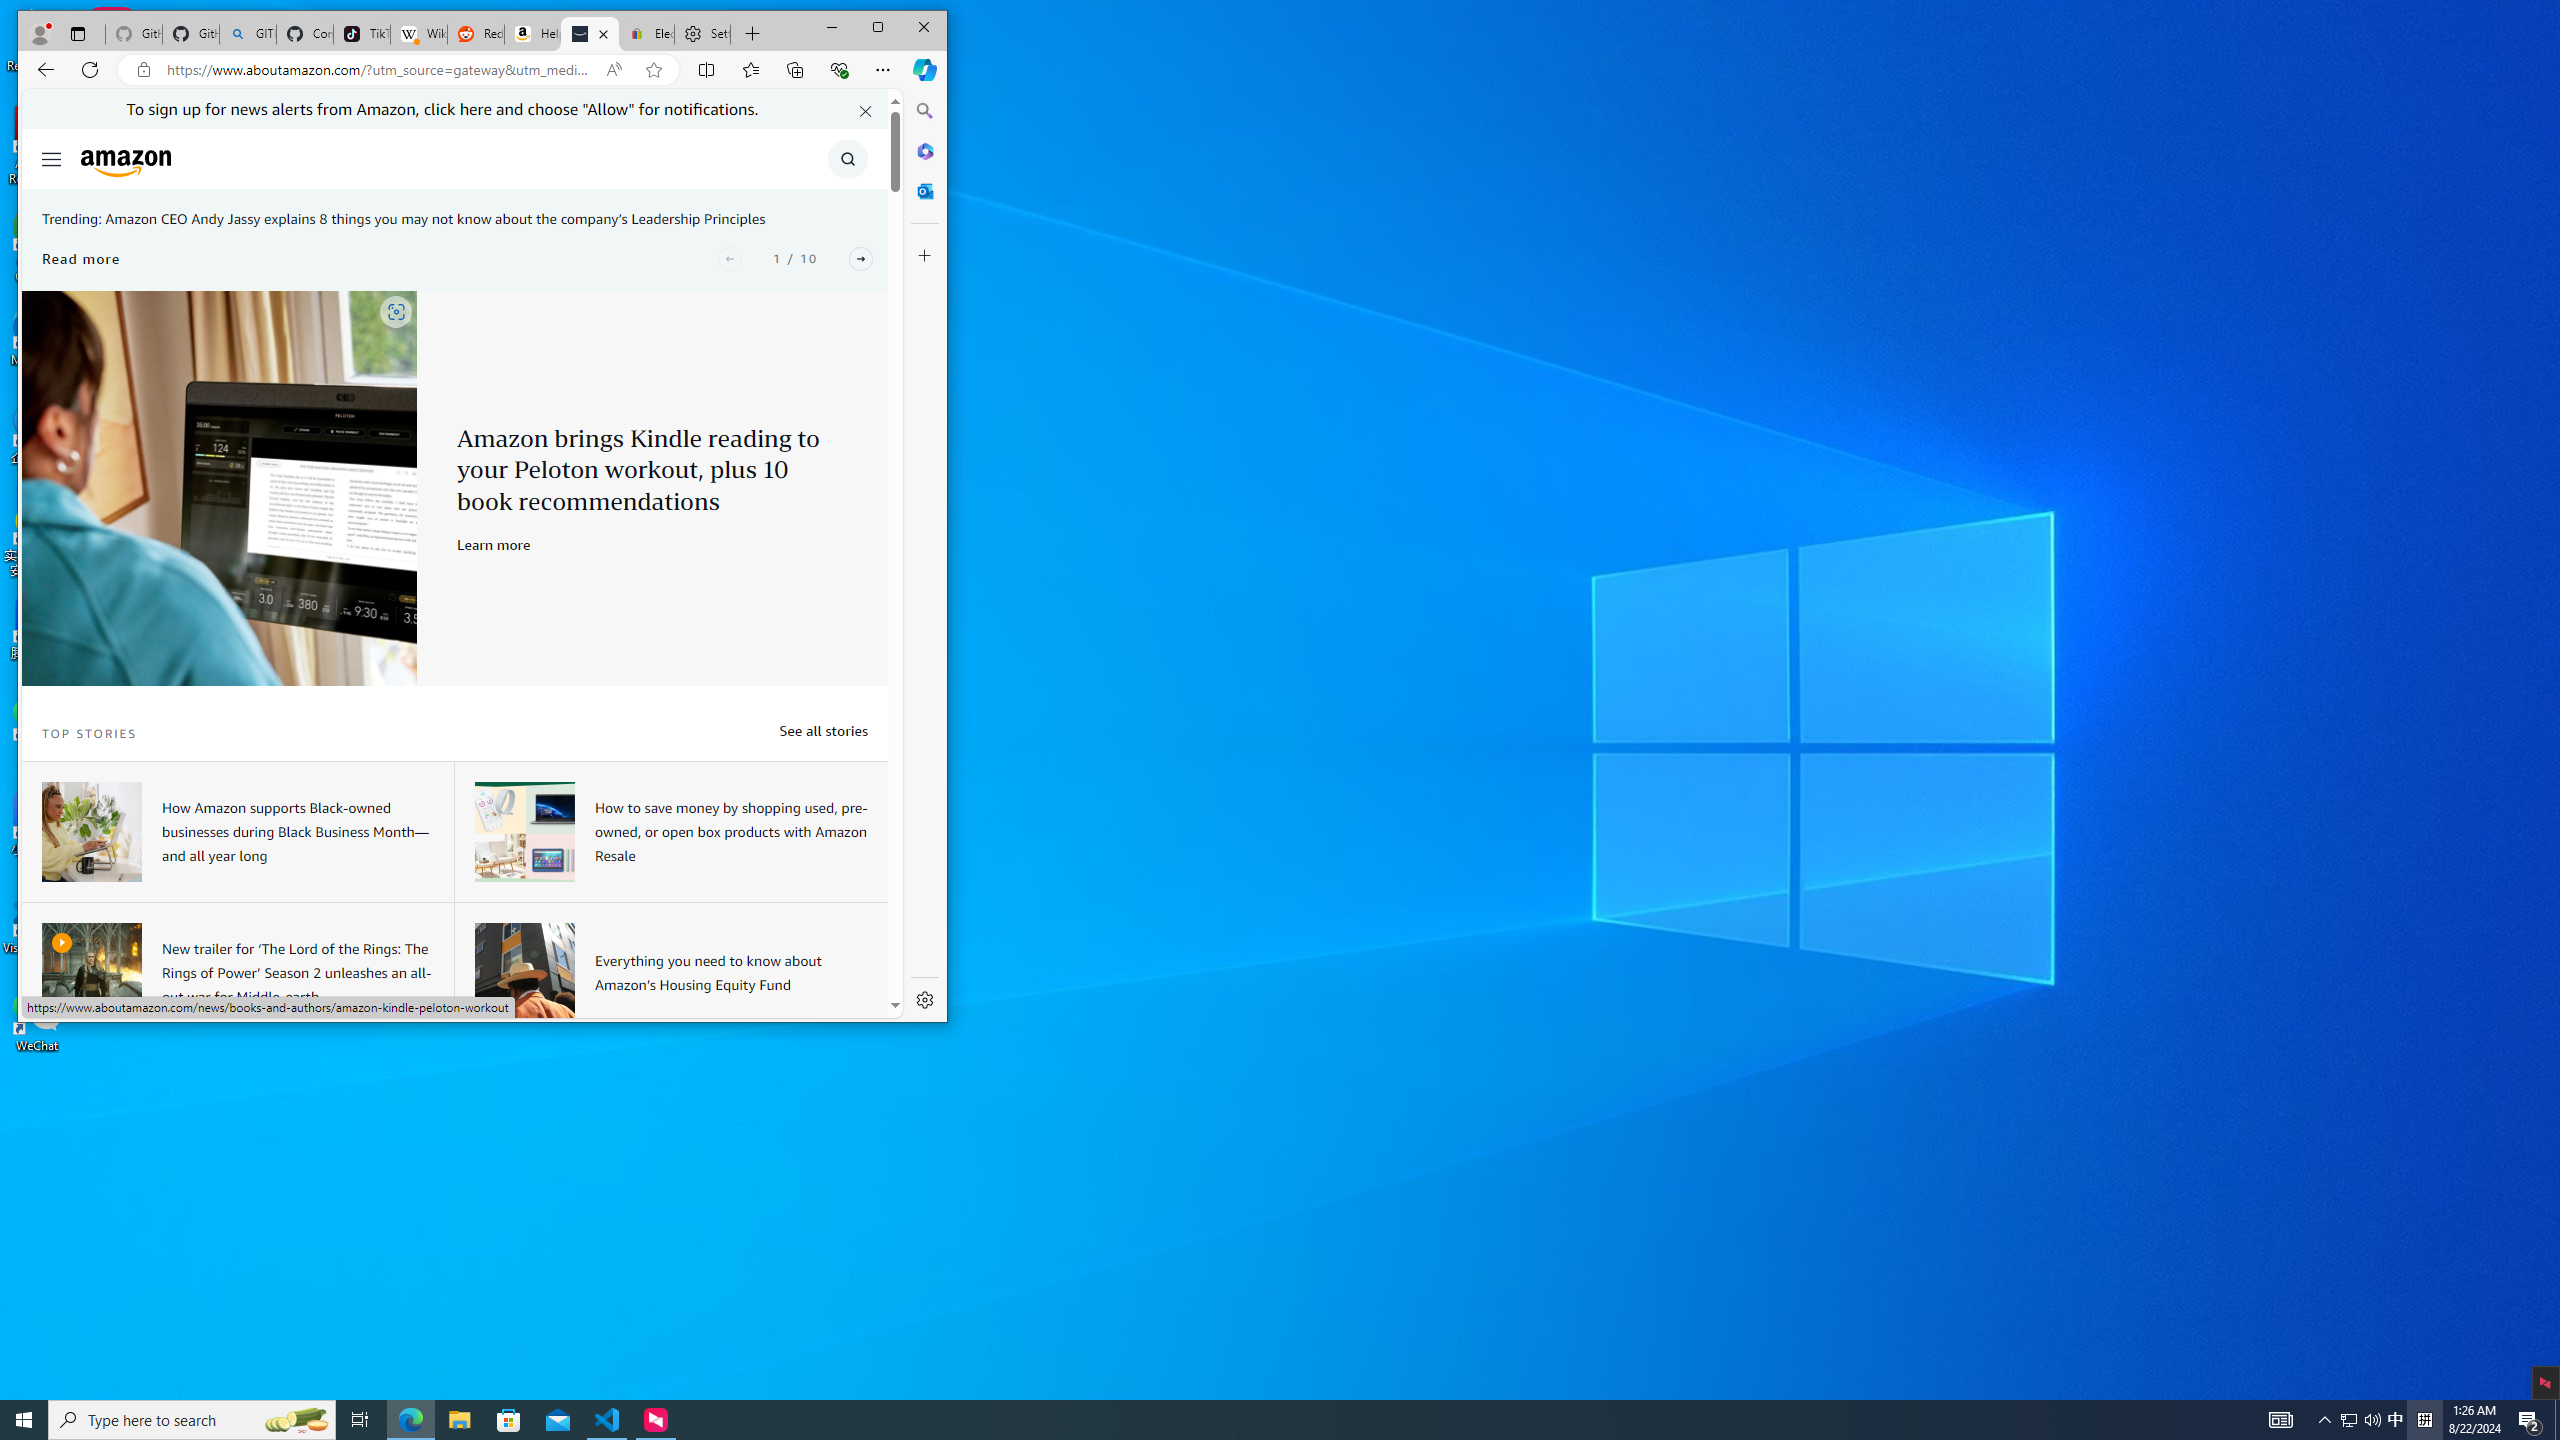 The width and height of the screenshot is (2560, 1440). I want to click on 'Type here to search', so click(191, 1418).